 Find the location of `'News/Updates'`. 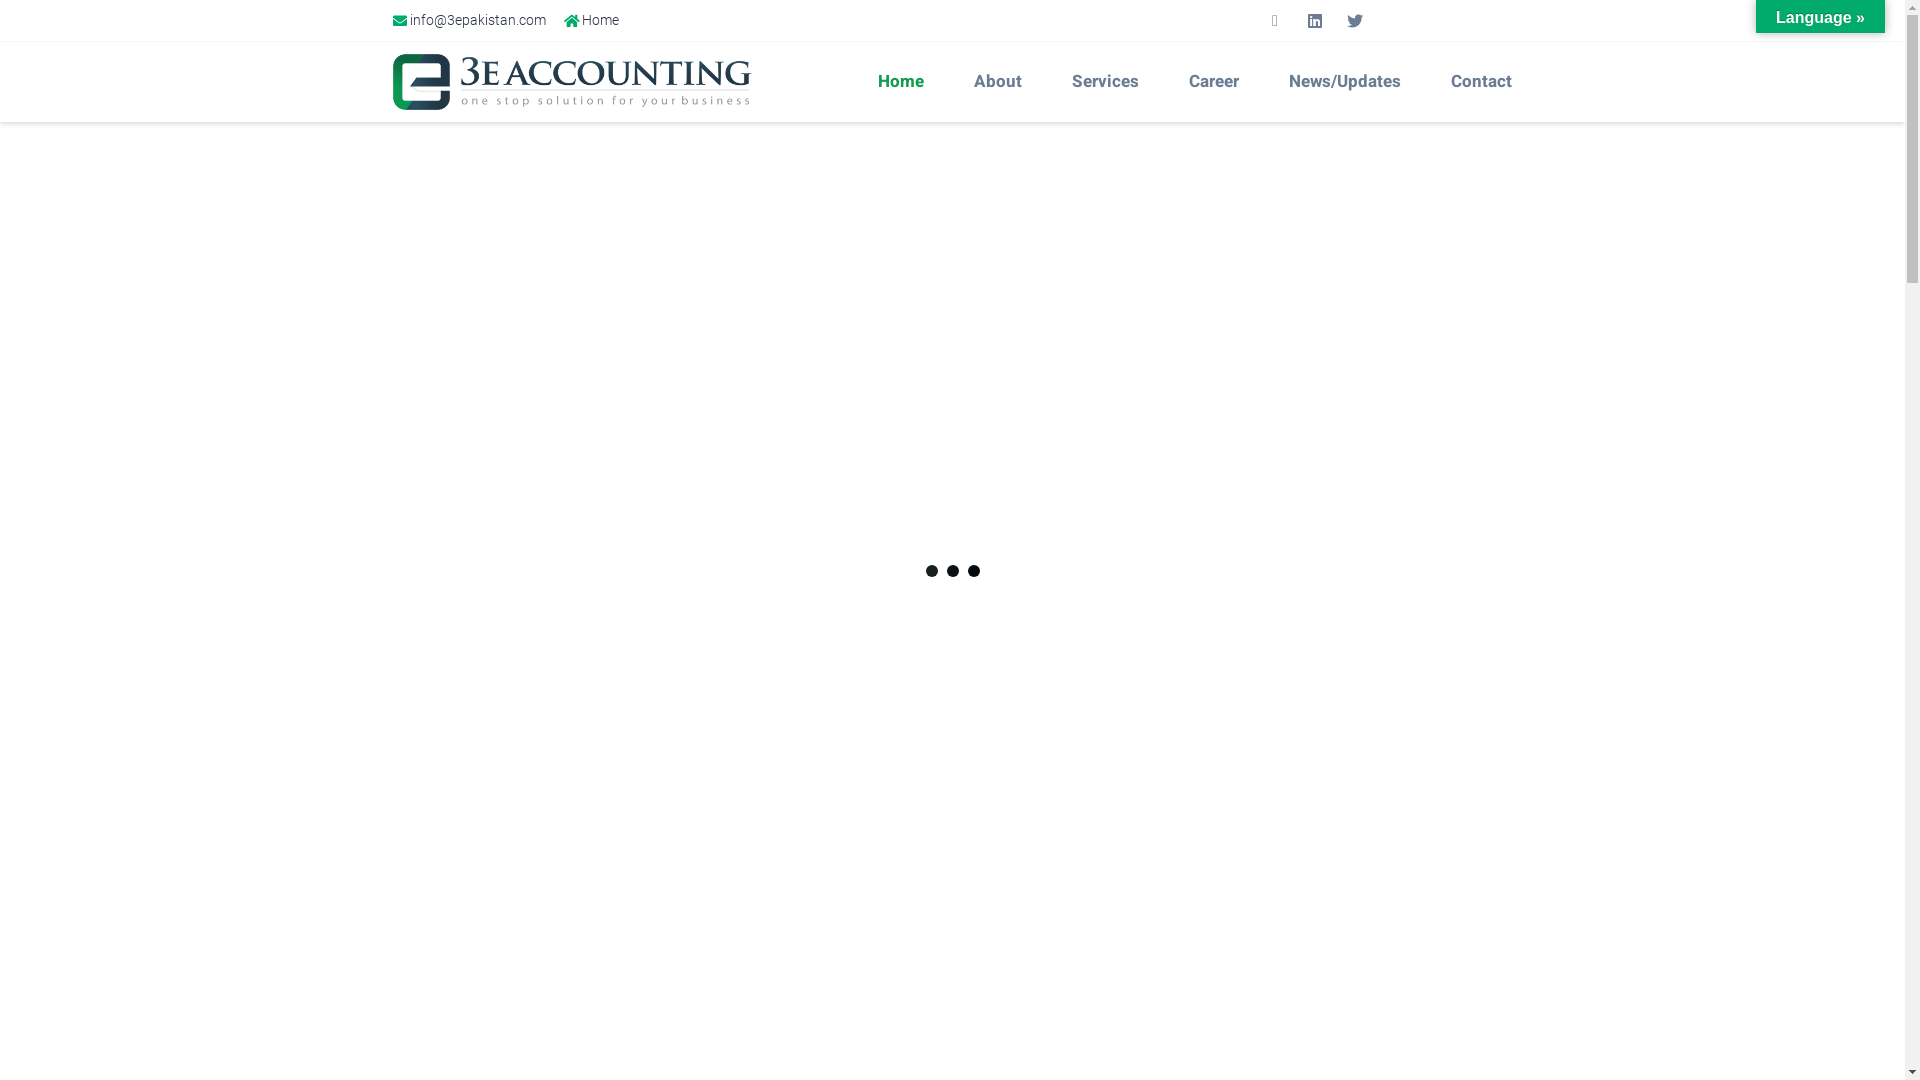

'News/Updates' is located at coordinates (1349, 80).